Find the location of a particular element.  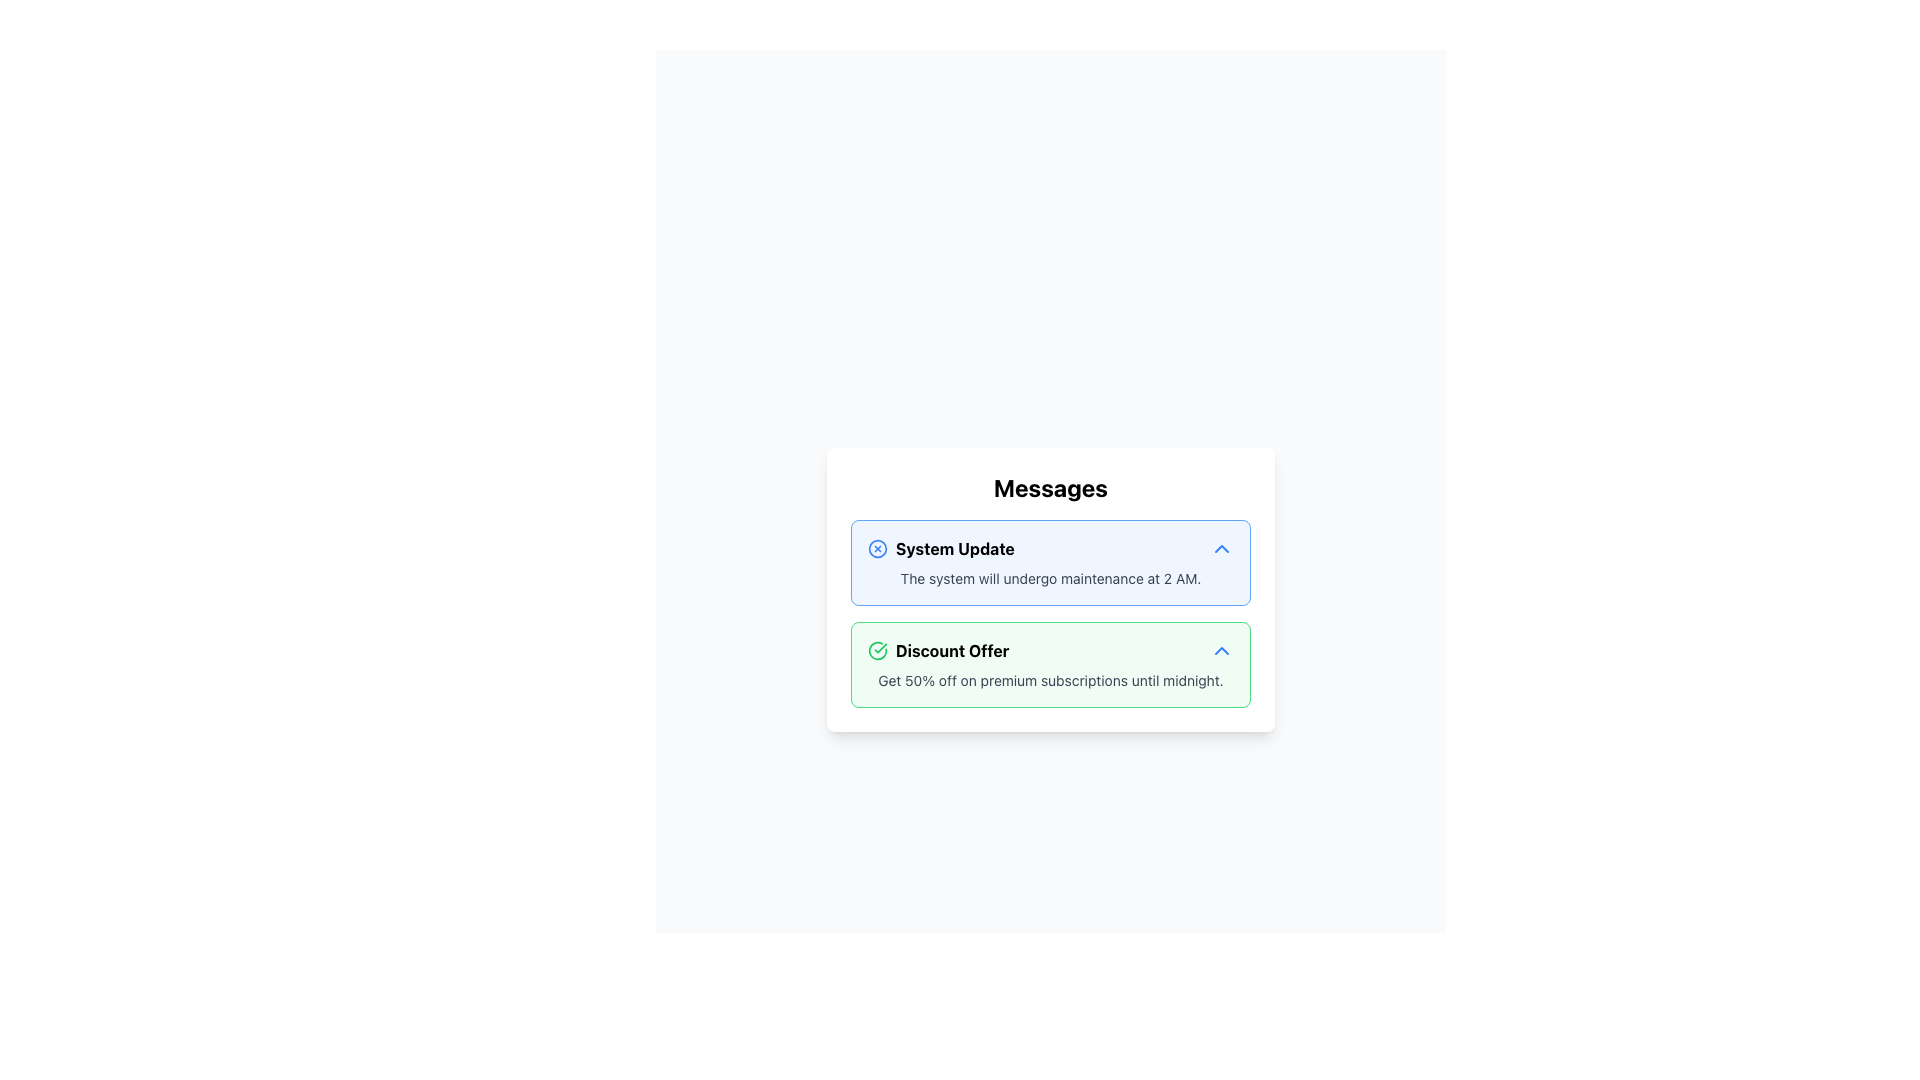

the circular icon with an 'X' inside, which is styled with a blue outline and located to the left of the 'System Update' text in the messages list is located at coordinates (878, 548).